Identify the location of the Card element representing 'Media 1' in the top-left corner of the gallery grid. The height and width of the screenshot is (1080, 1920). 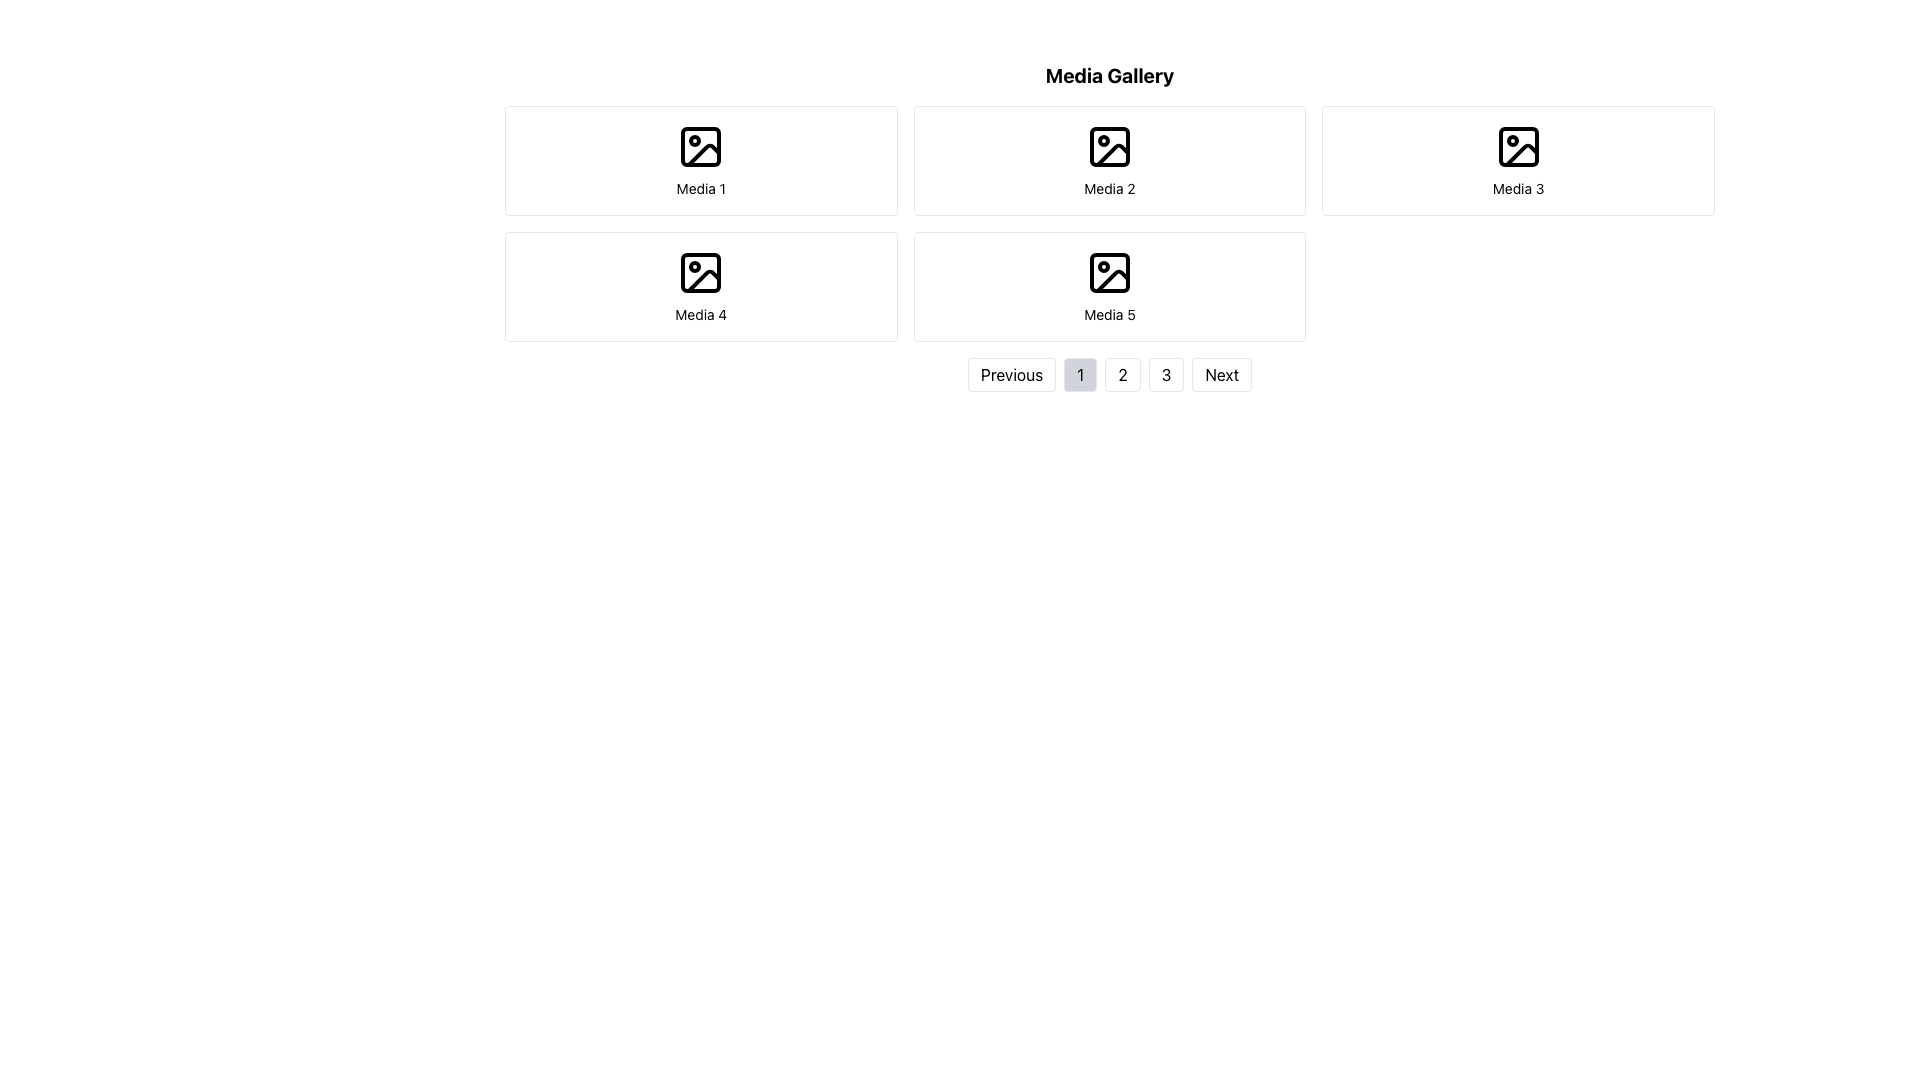
(701, 160).